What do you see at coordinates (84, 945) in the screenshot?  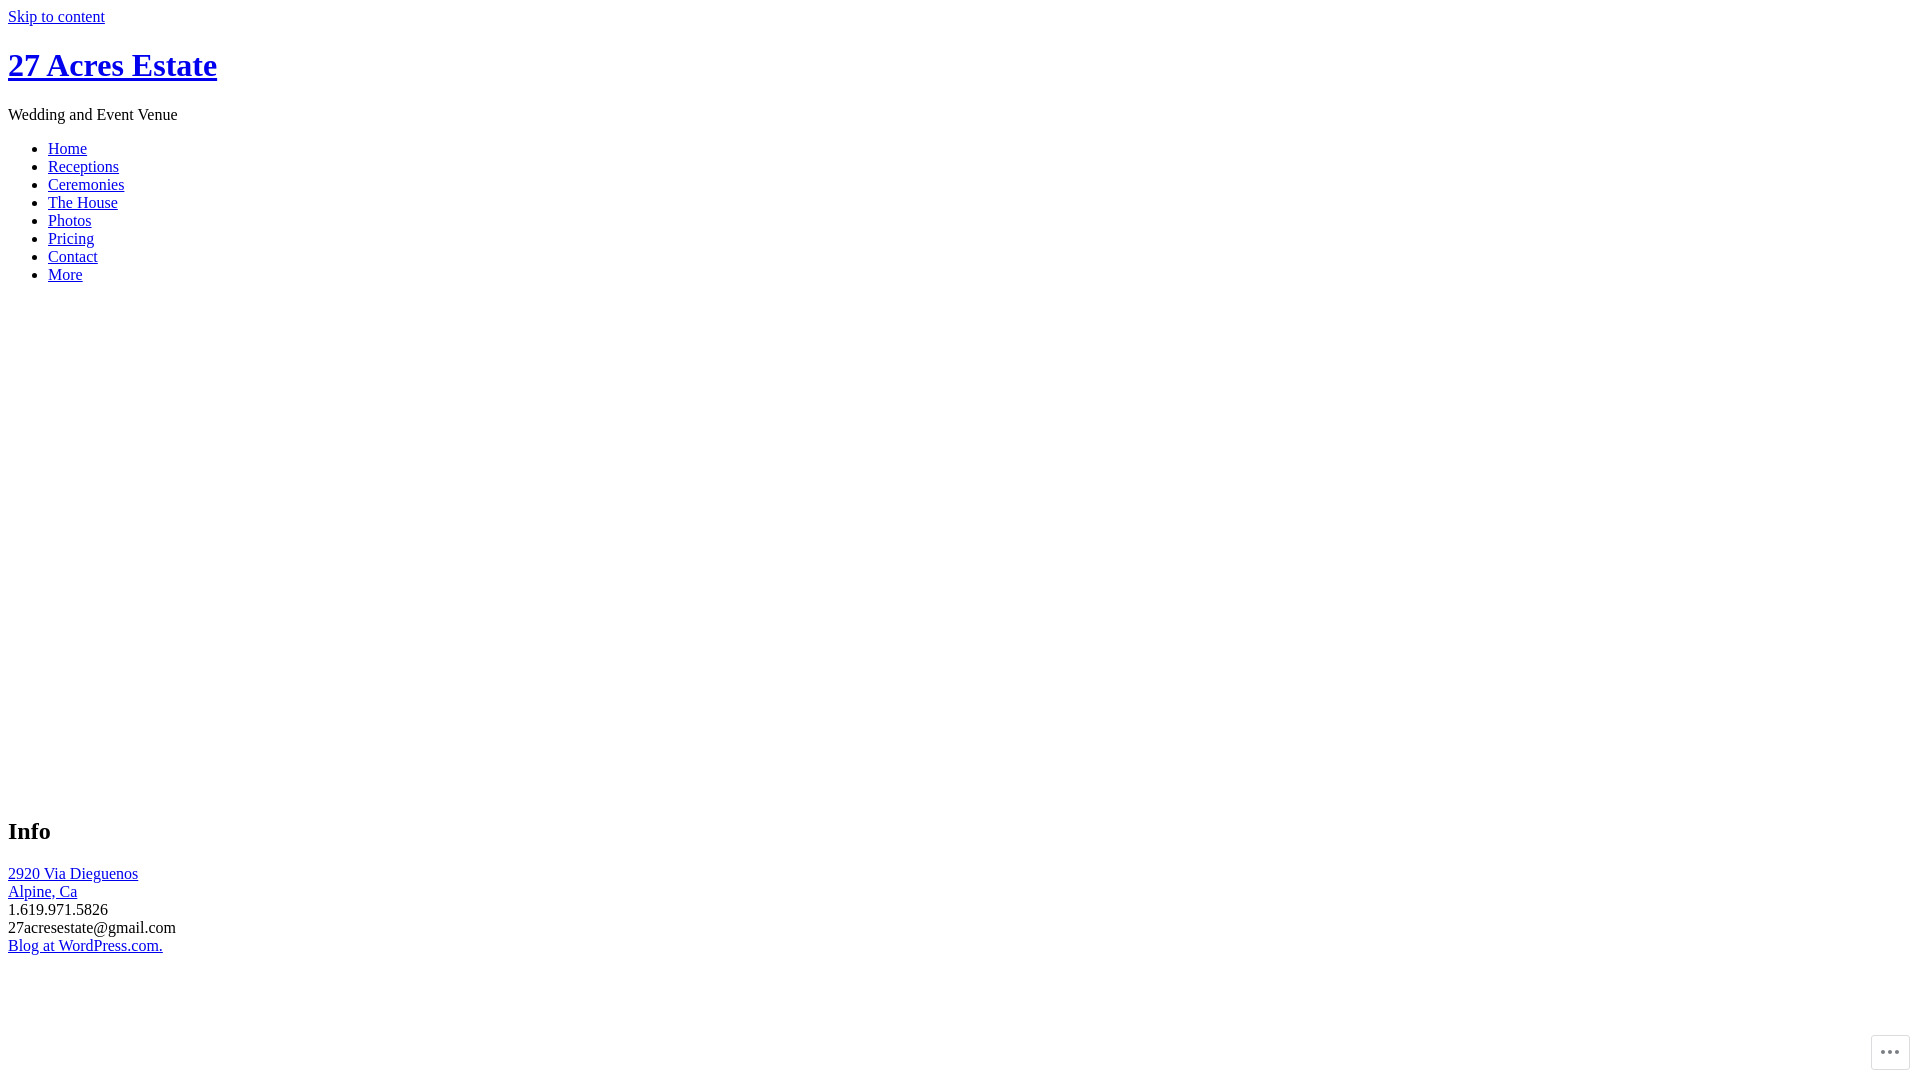 I see `'Blog at WordPress.com.'` at bounding box center [84, 945].